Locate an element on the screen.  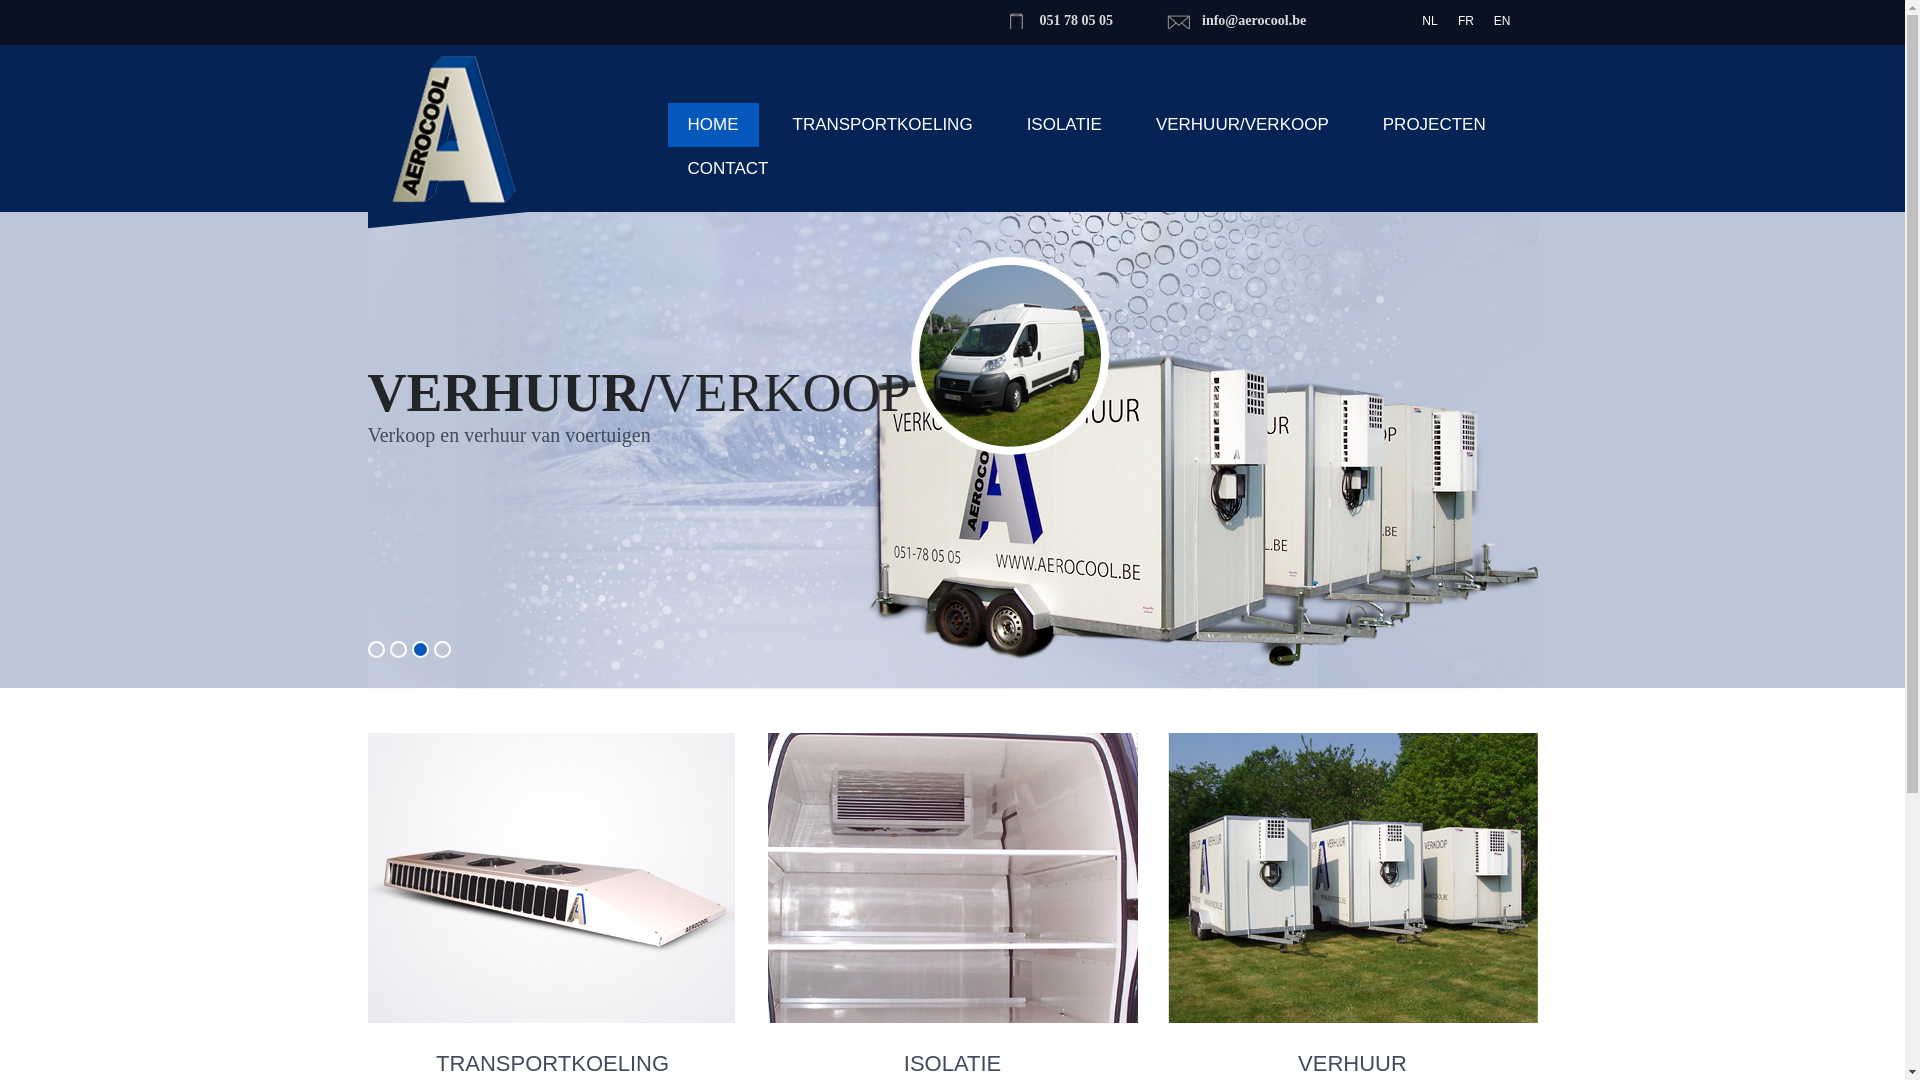
'FR' is located at coordinates (1465, 22).